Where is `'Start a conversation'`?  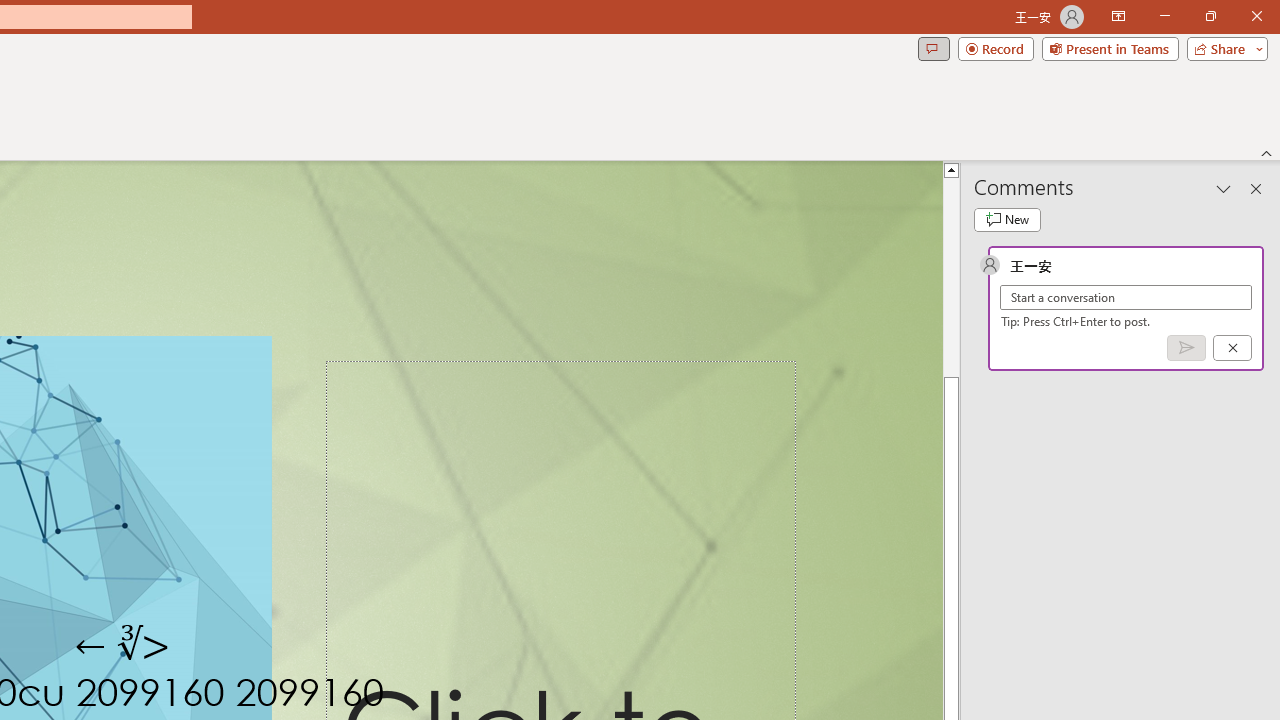
'Start a conversation' is located at coordinates (1126, 297).